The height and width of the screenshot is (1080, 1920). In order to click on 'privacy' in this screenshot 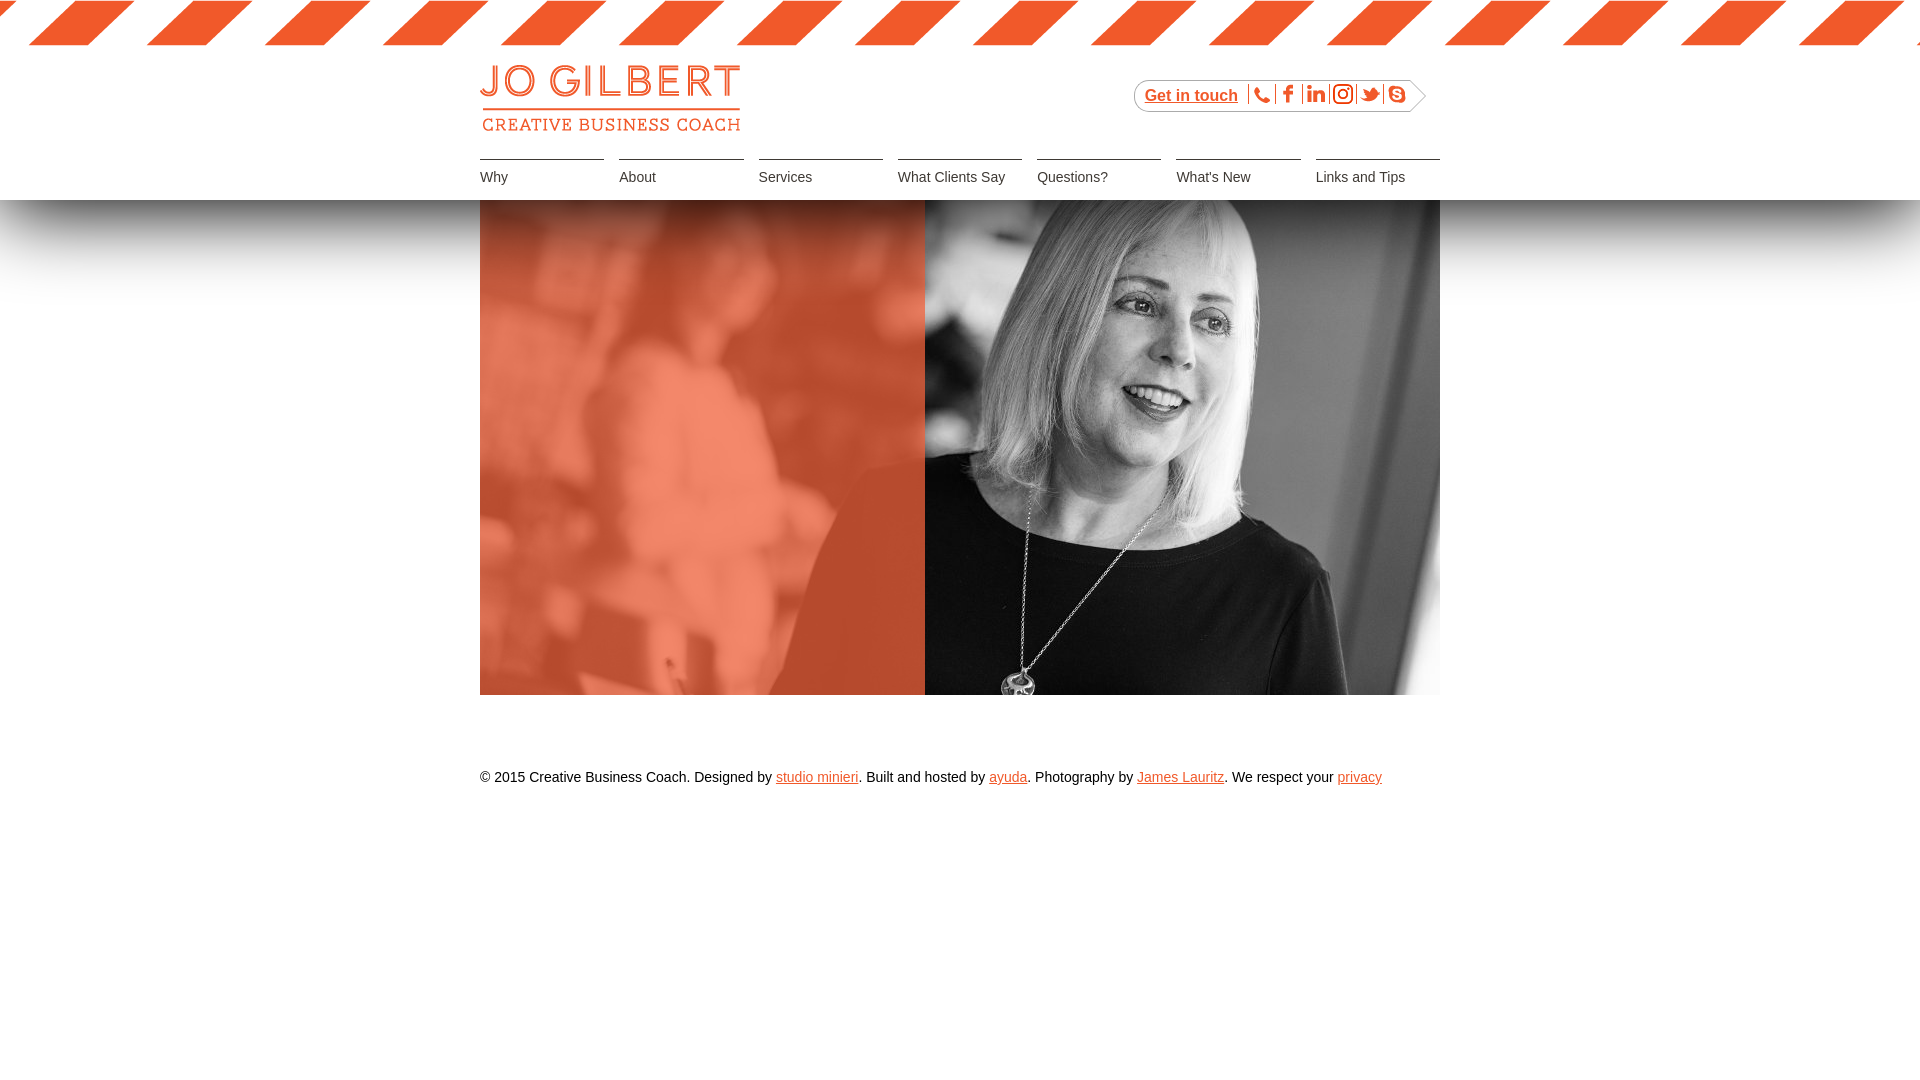, I will do `click(1359, 775)`.